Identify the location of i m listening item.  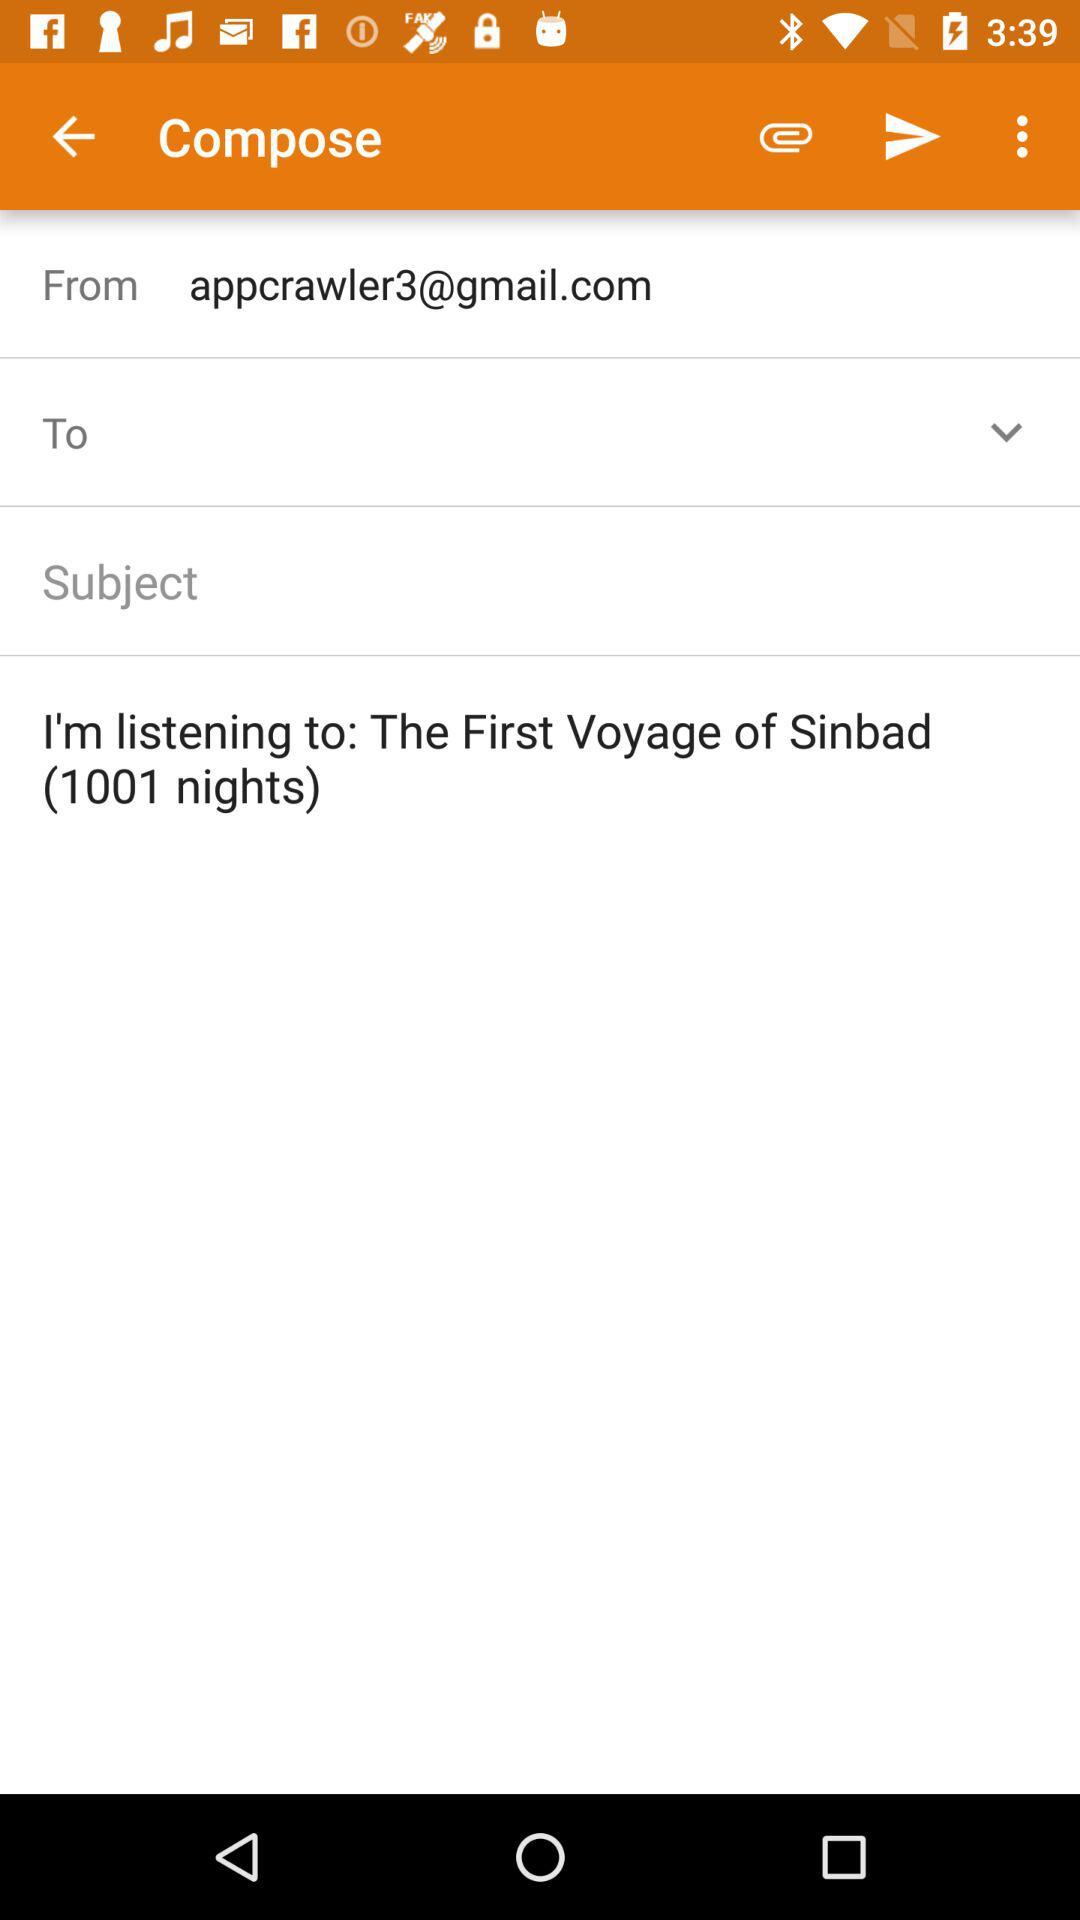
(540, 756).